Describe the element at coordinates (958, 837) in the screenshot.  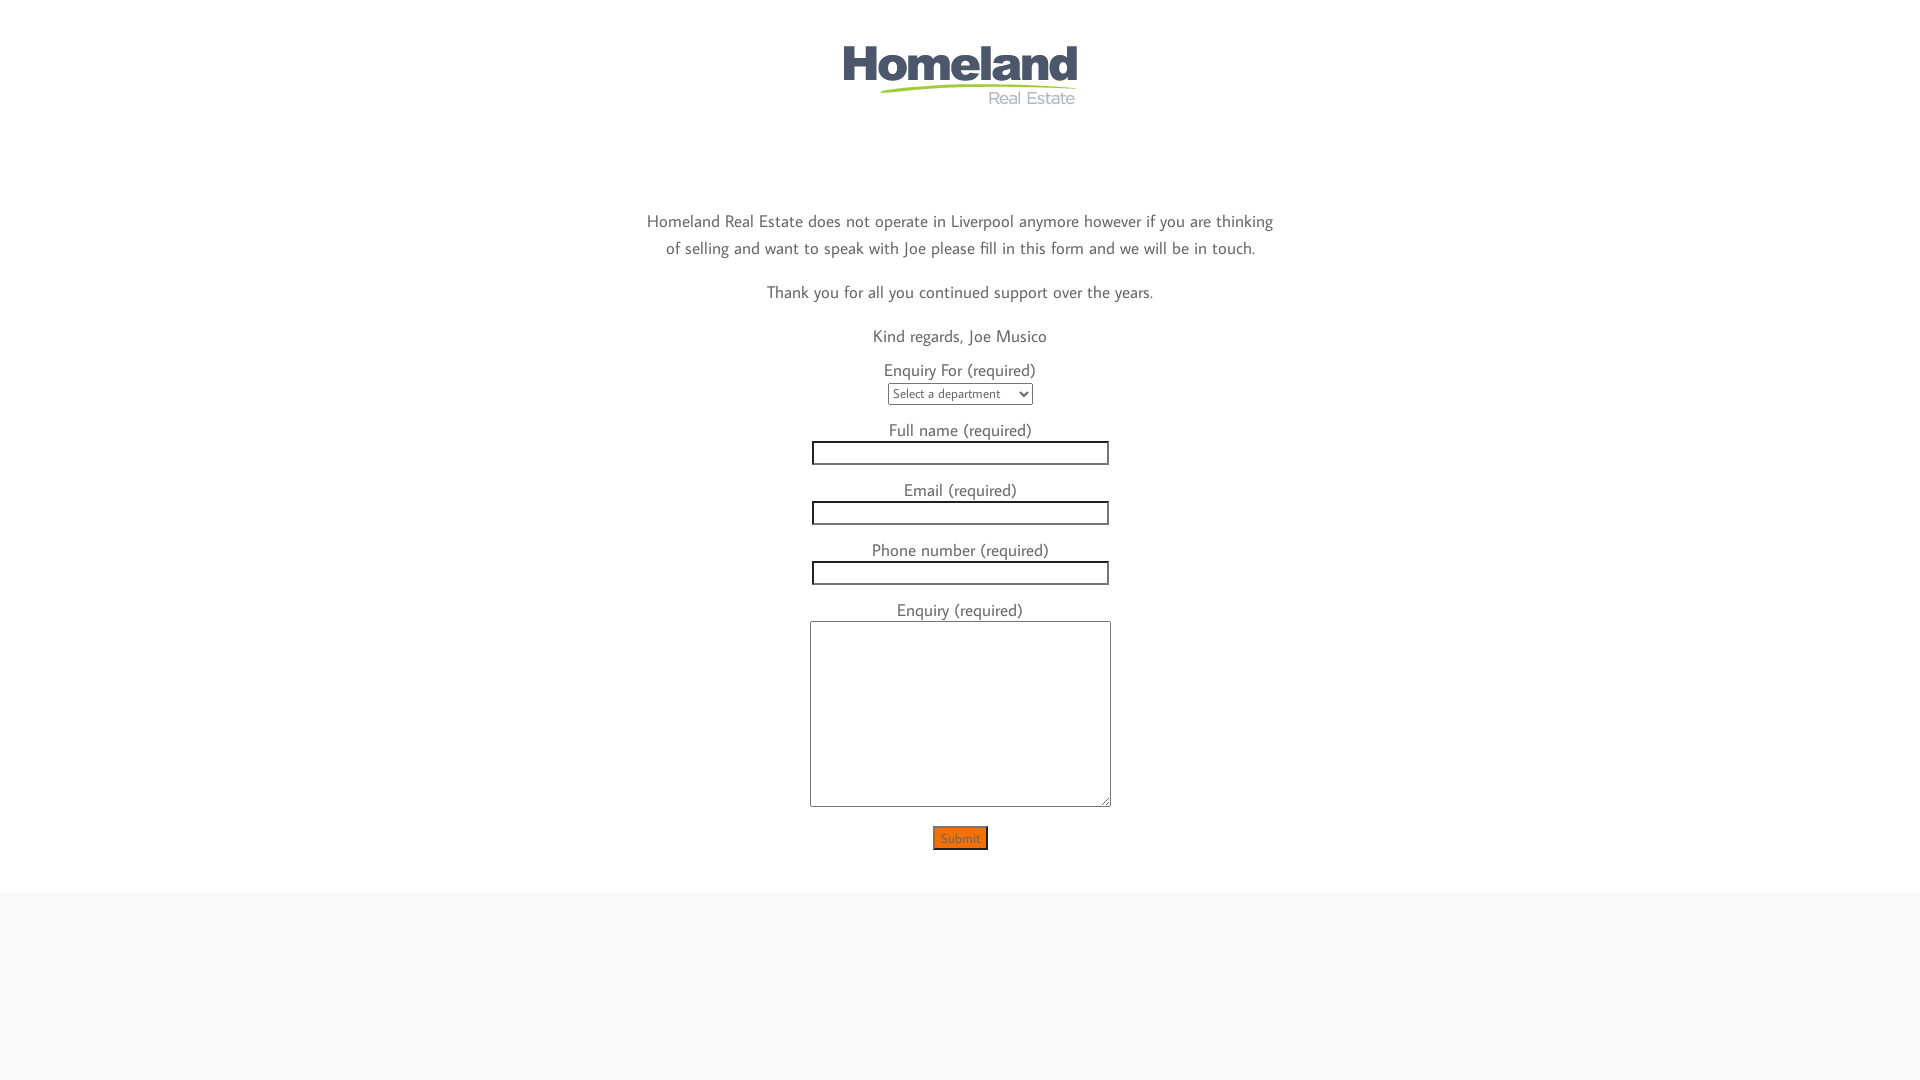
I see `'Submit'` at that location.